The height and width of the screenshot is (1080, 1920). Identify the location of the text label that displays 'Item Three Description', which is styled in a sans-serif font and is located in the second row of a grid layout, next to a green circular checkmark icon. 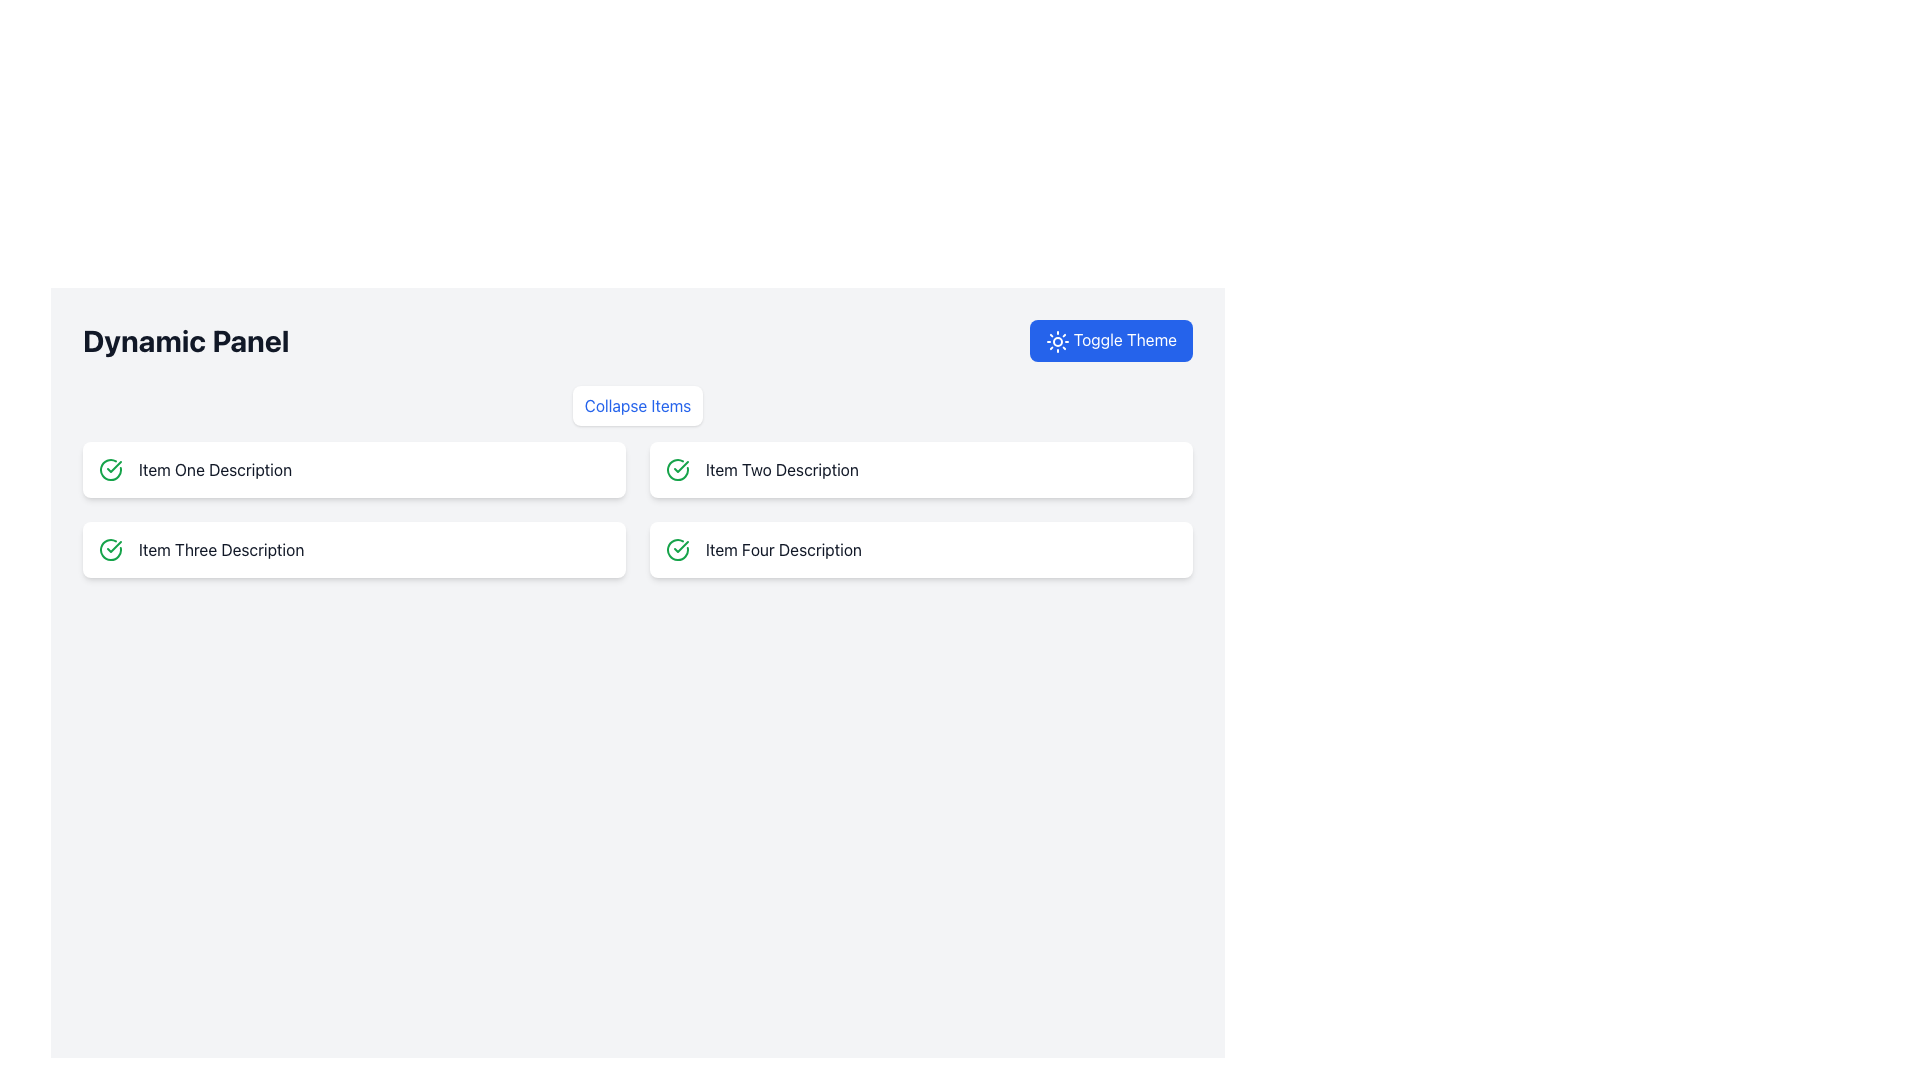
(221, 549).